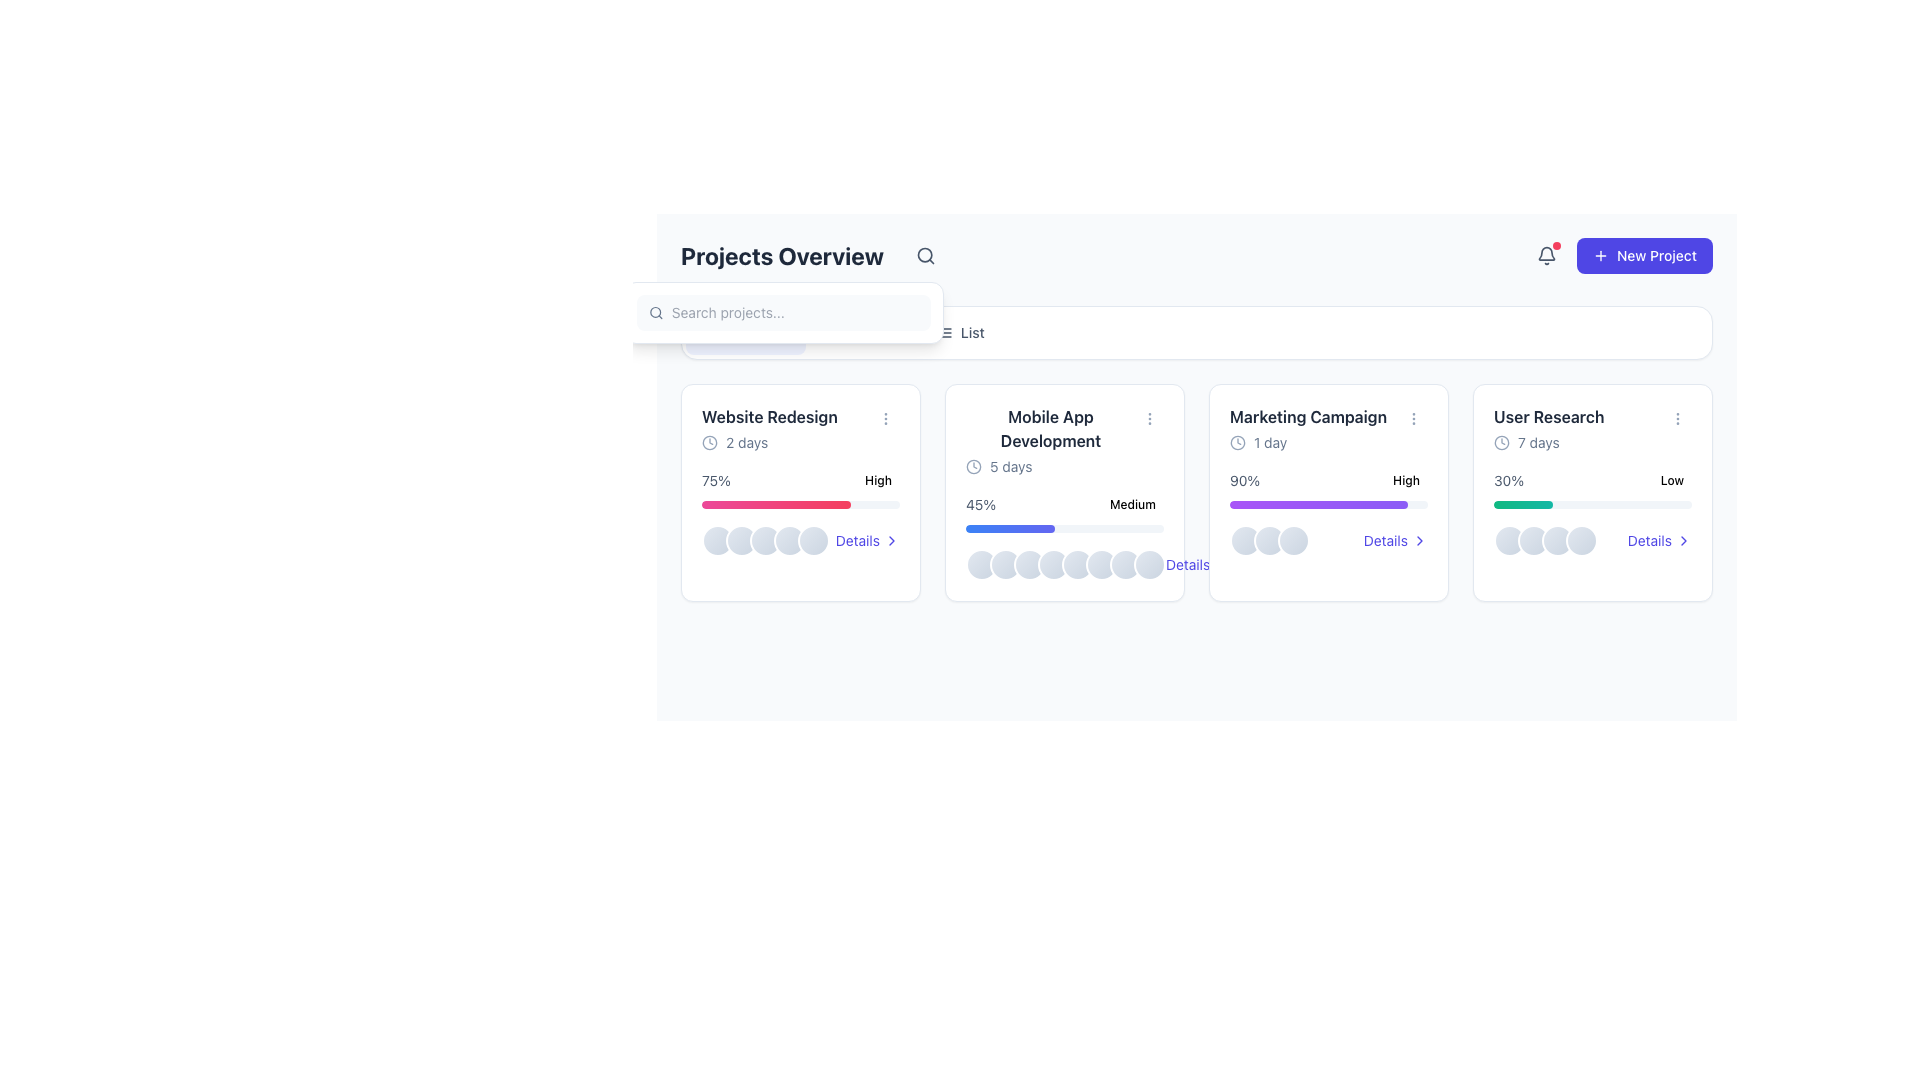  Describe the element at coordinates (1509, 481) in the screenshot. I see `the numerical text display showing '30%' in light gray color, located in the top-left section of the 'User Research' card` at that location.